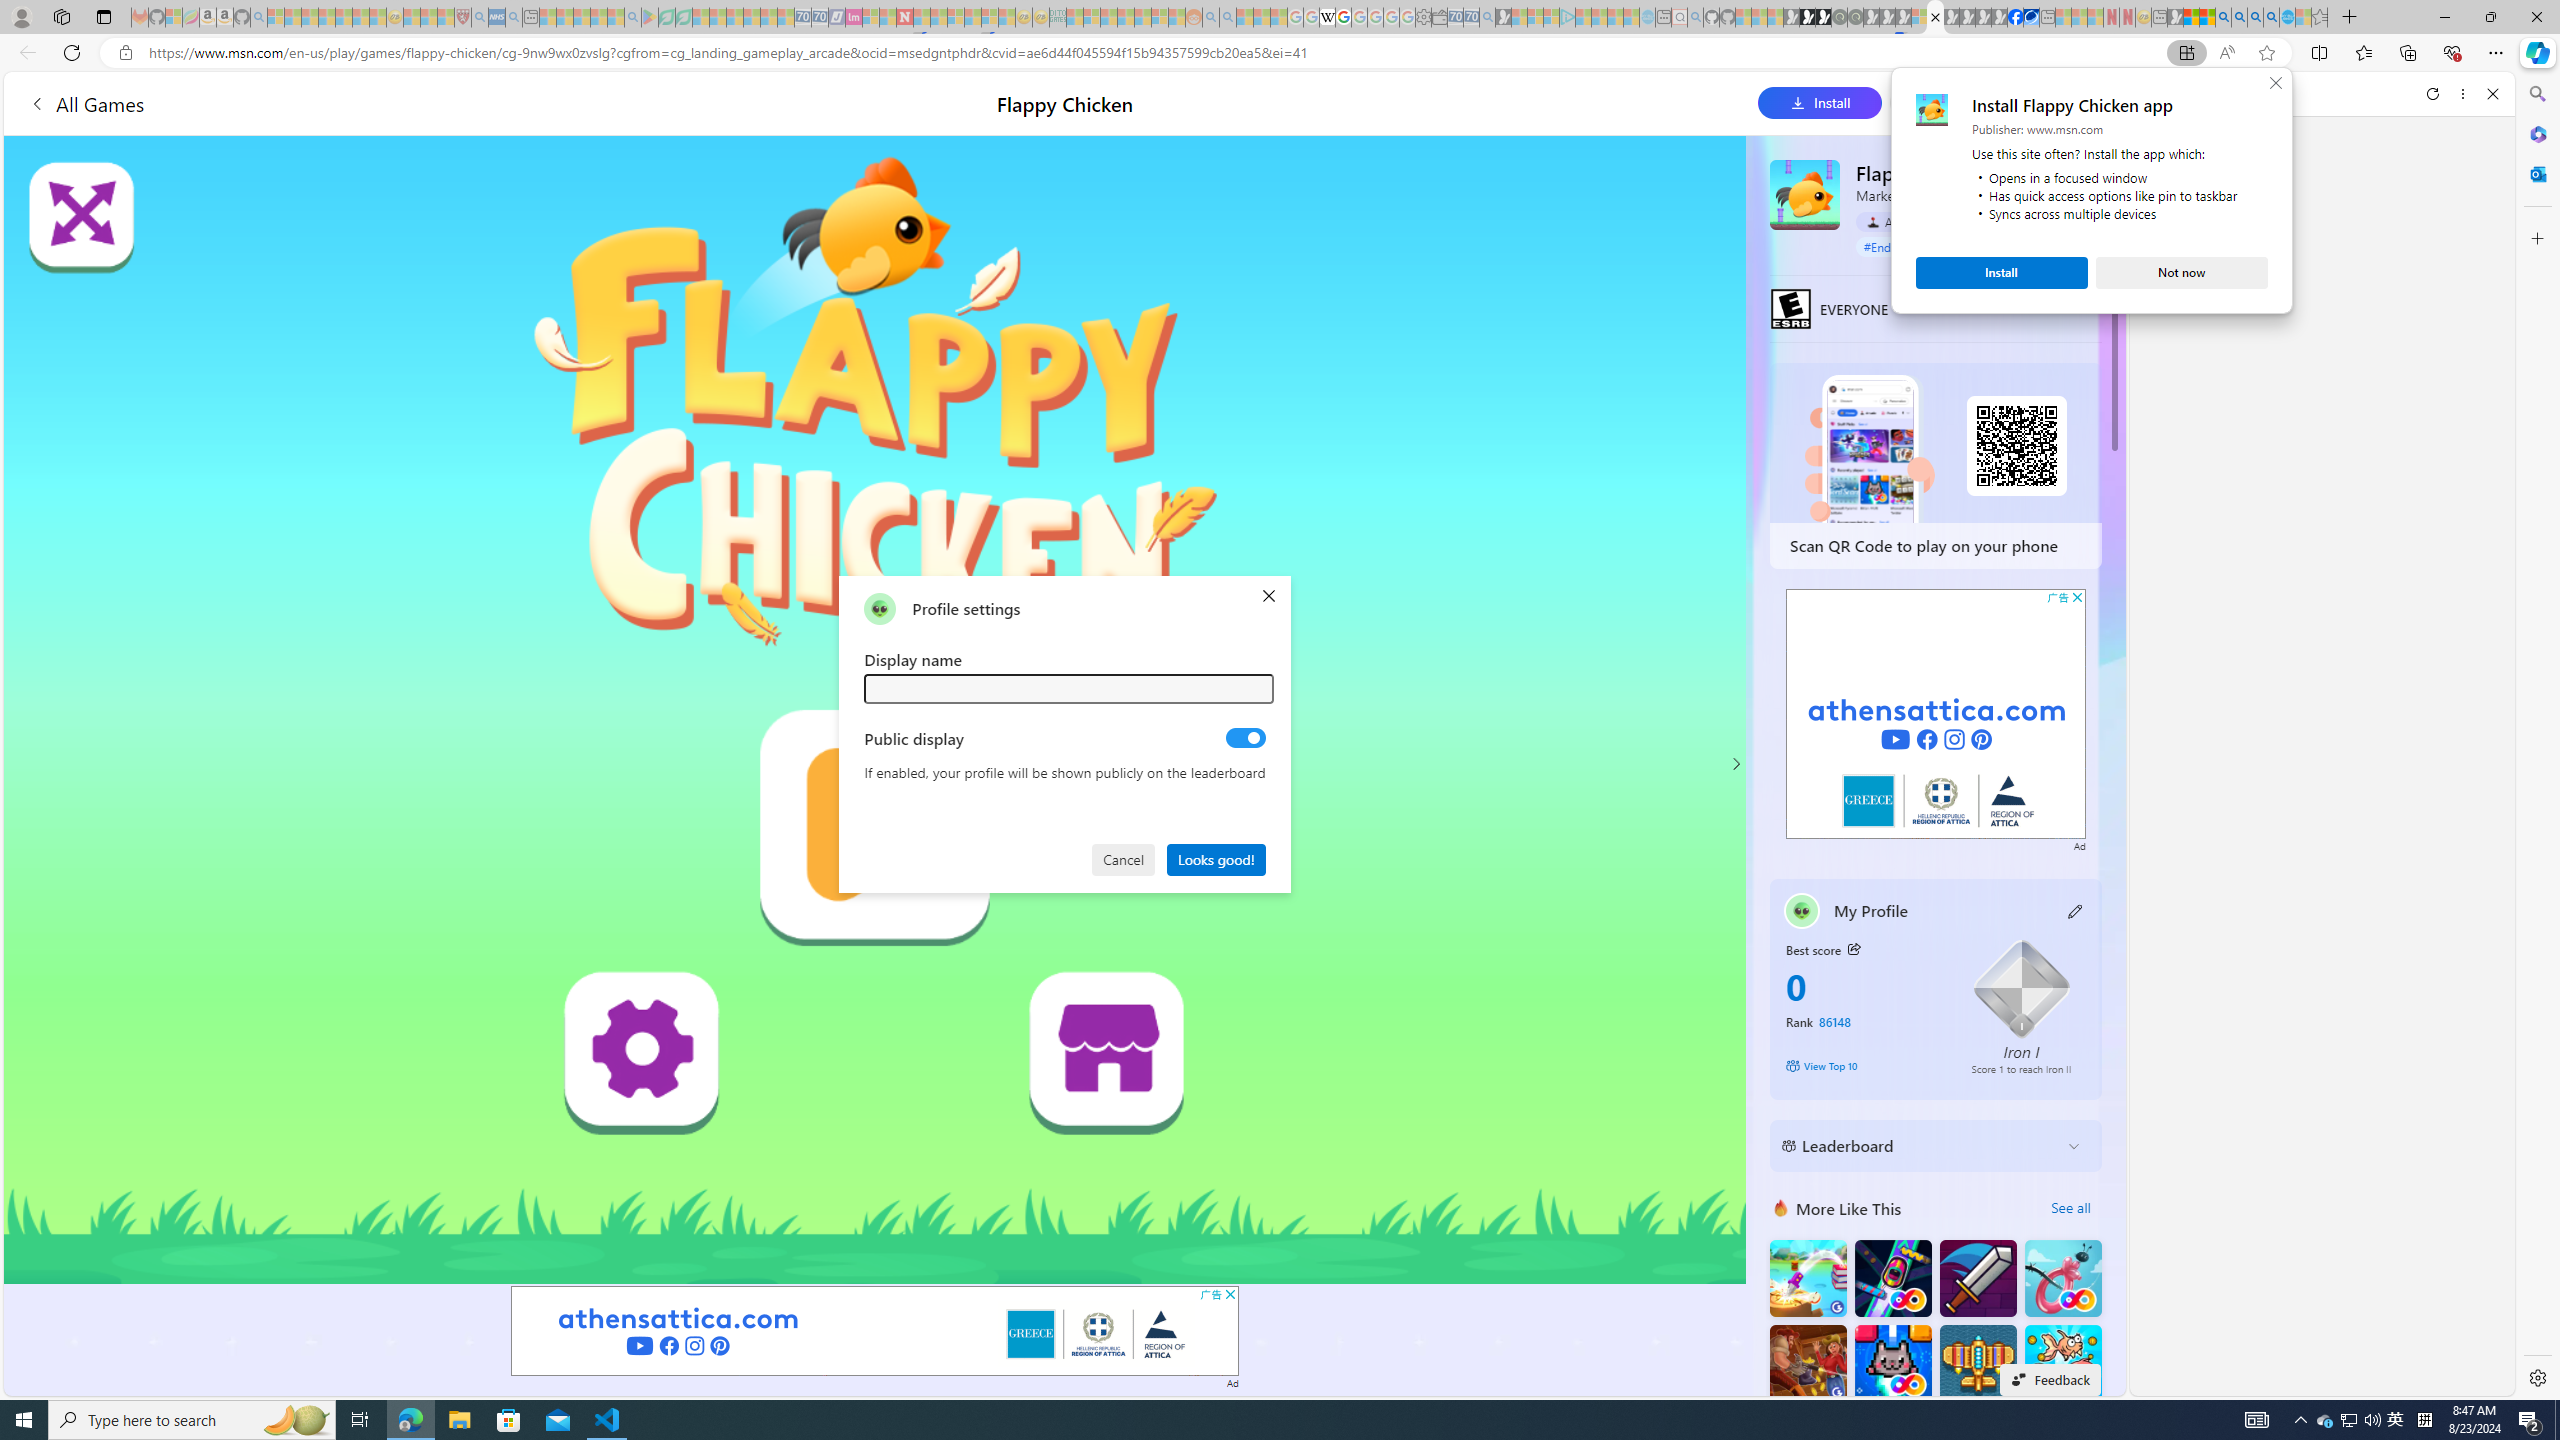 The image size is (2560, 1440). Describe the element at coordinates (2030, 16) in the screenshot. I see `'AirNow.gov'` at that location.